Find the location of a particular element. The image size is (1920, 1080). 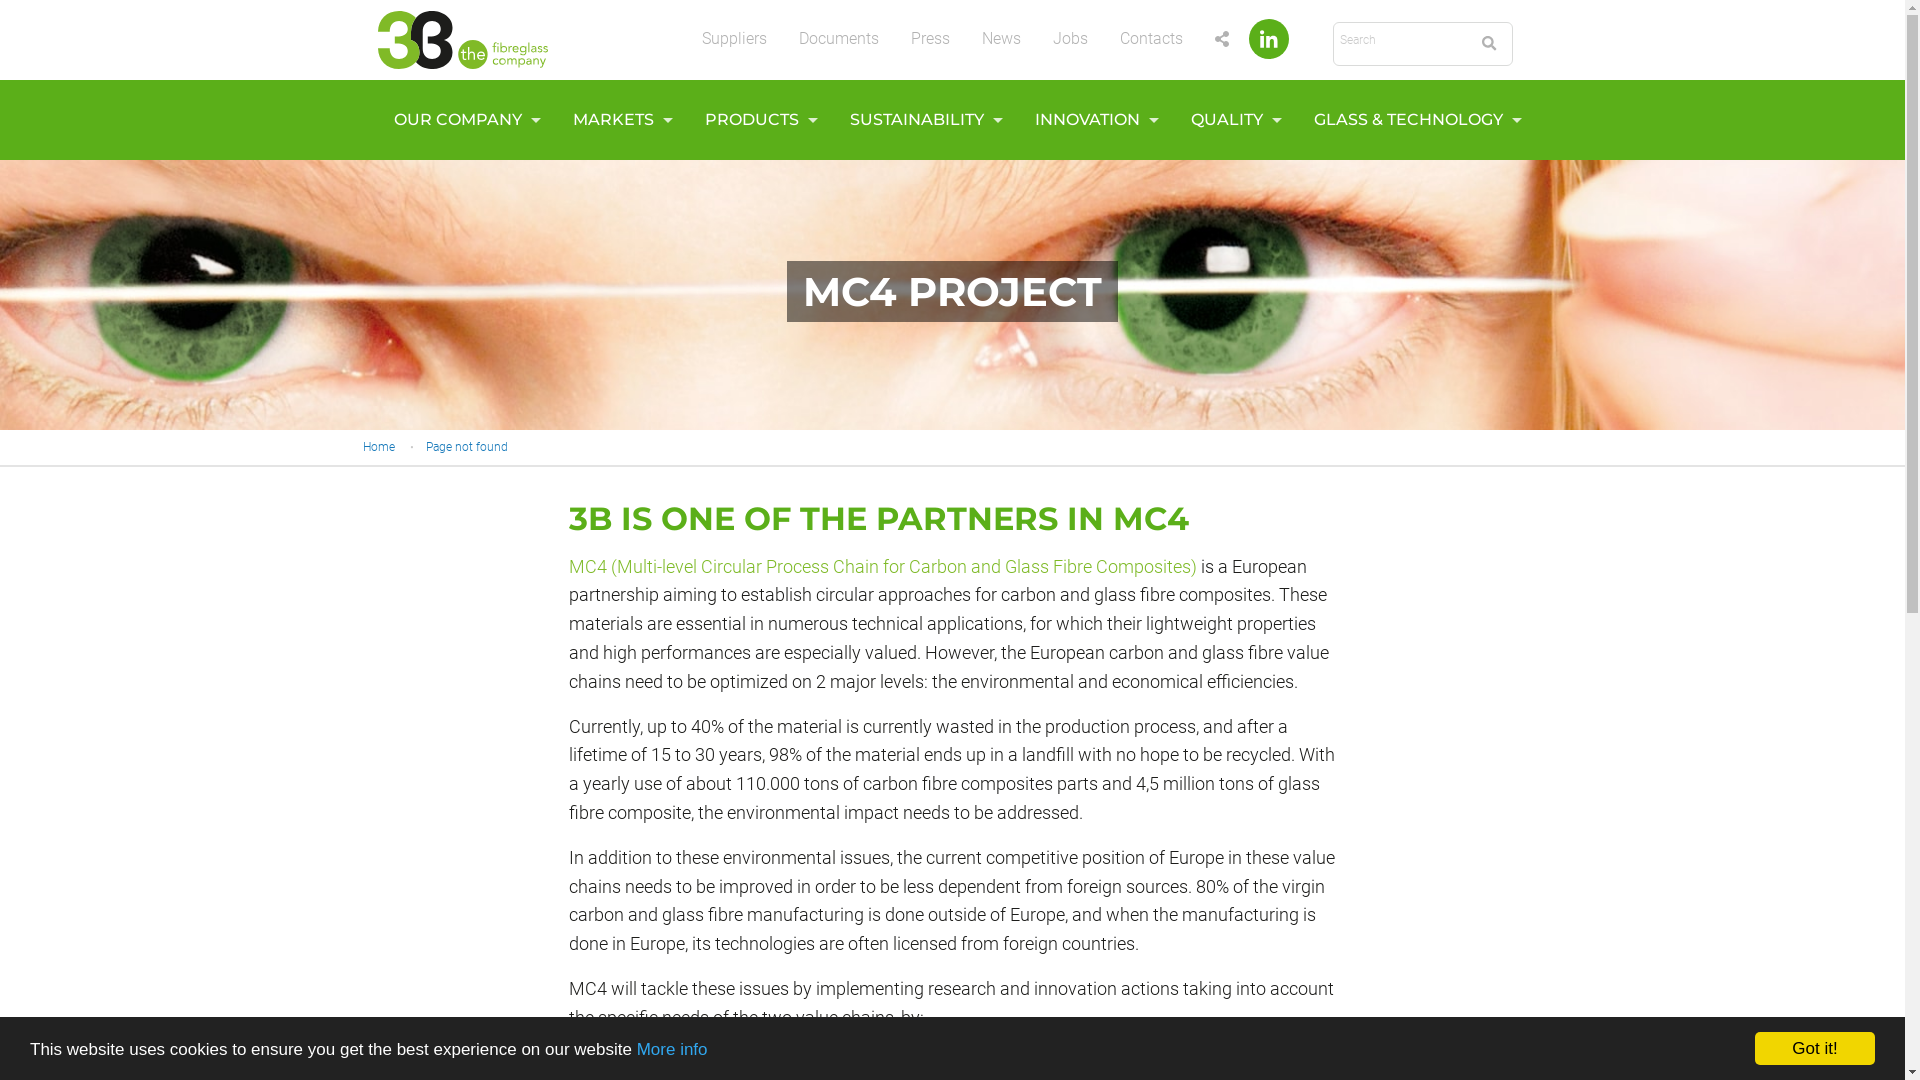

'Contacts' is located at coordinates (1151, 38).